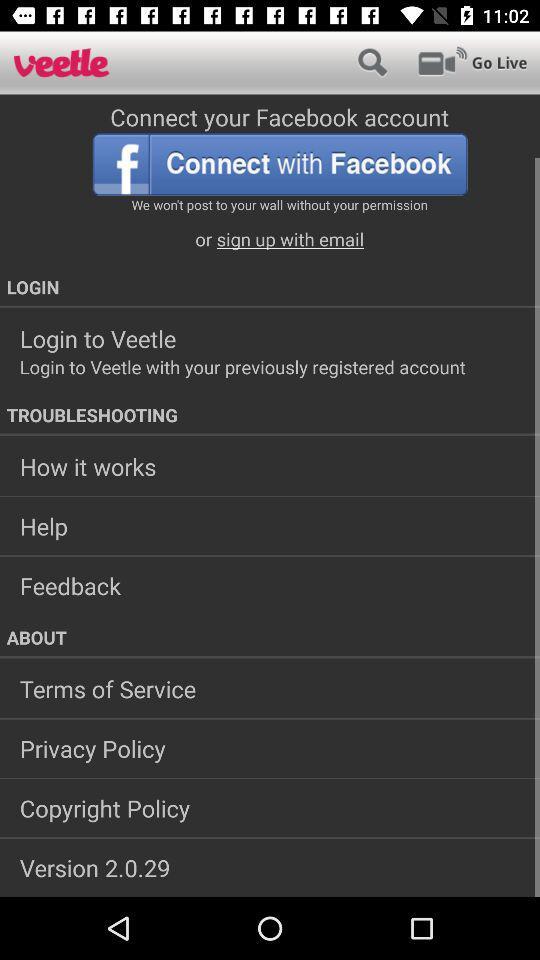 The width and height of the screenshot is (540, 960). What do you see at coordinates (472, 62) in the screenshot?
I see `livestream` at bounding box center [472, 62].